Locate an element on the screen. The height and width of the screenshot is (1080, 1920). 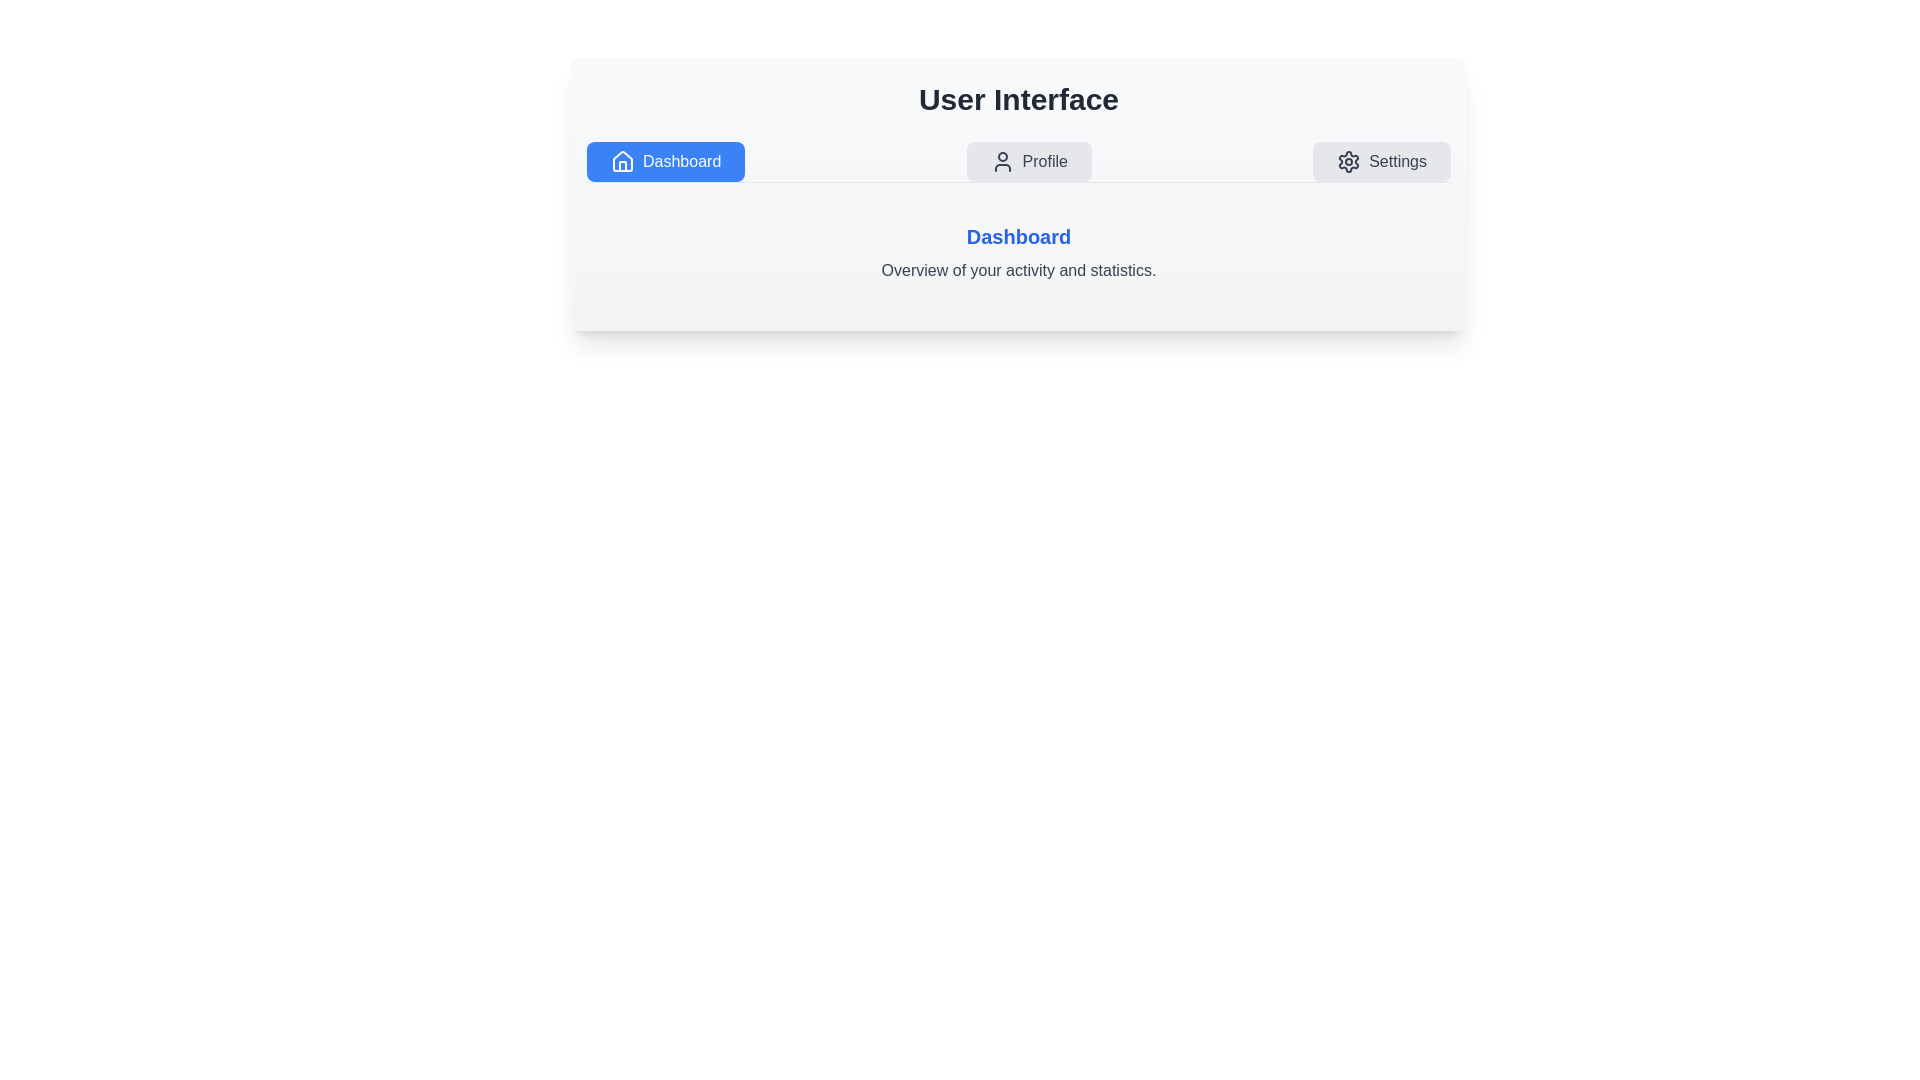
the Profile tab to view its content is located at coordinates (1029, 161).